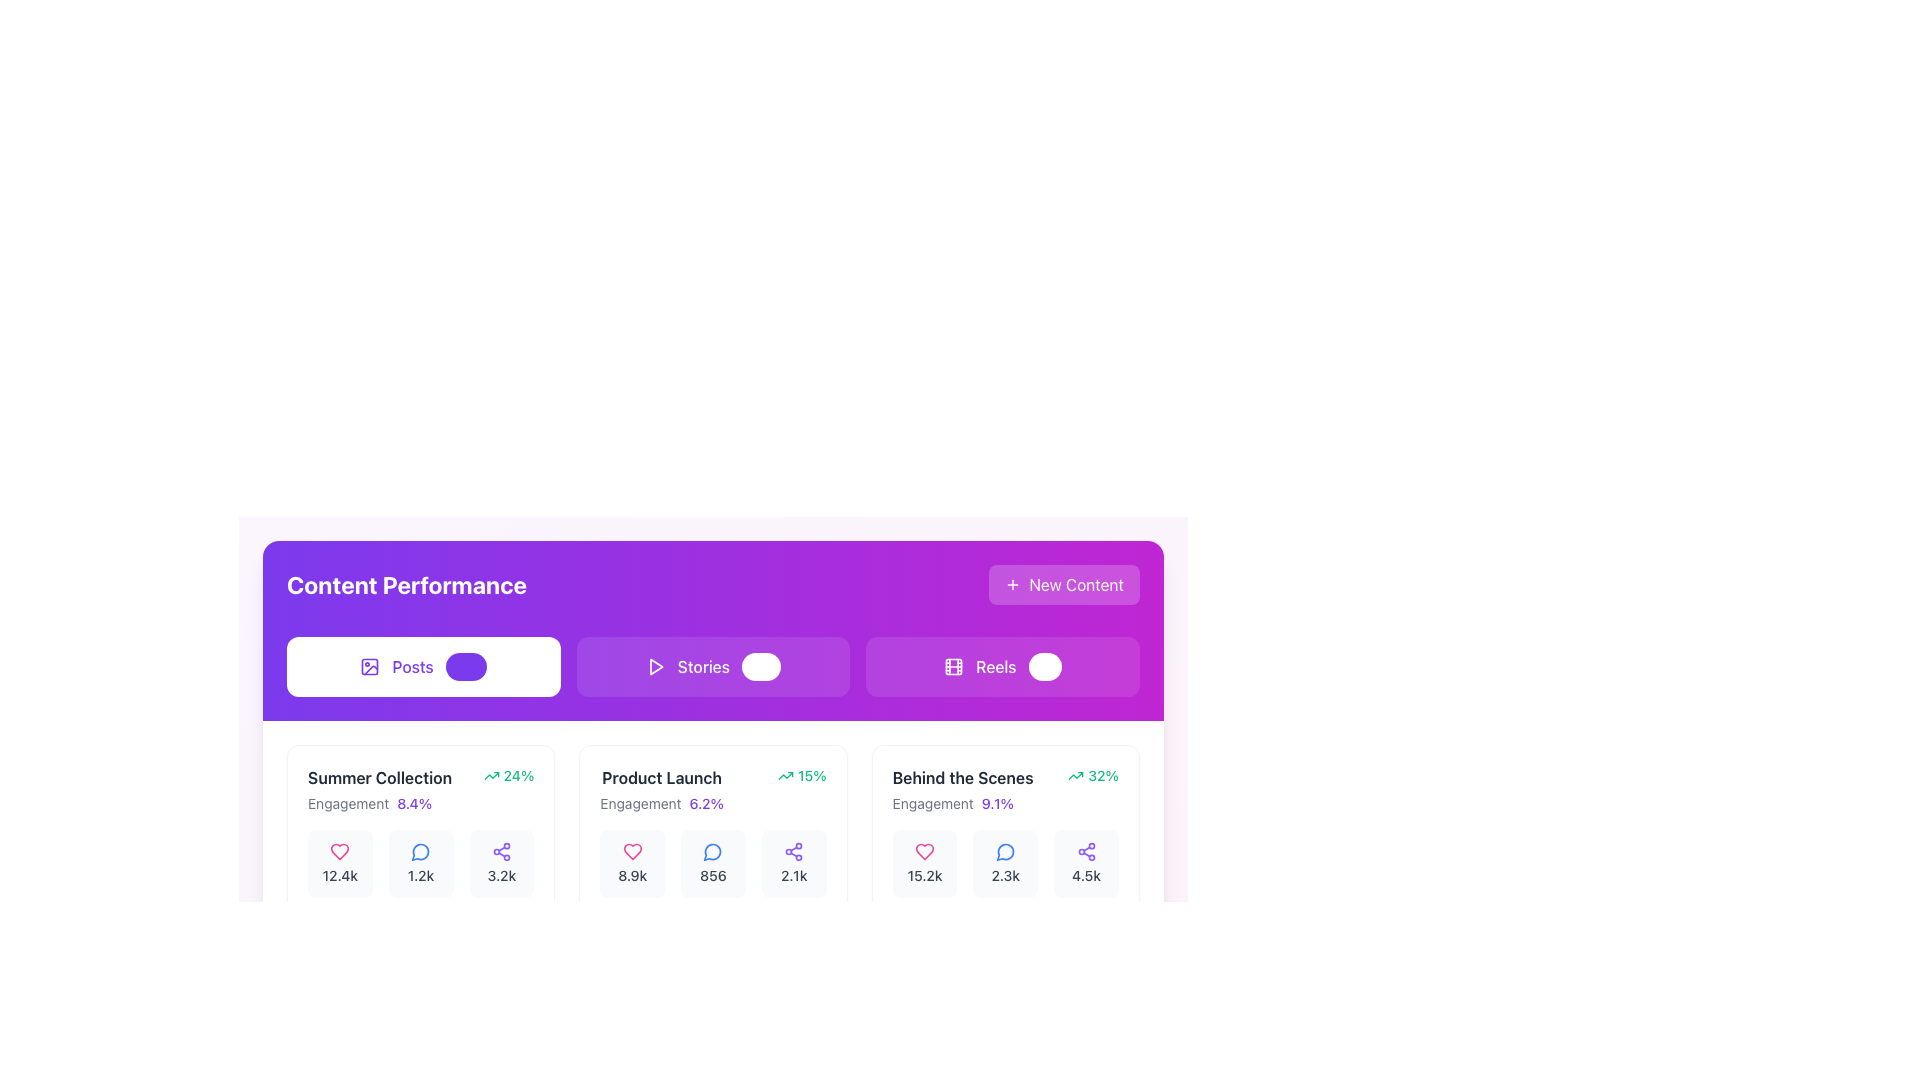 This screenshot has width=1920, height=1080. Describe the element at coordinates (713, 874) in the screenshot. I see `the numerical indicator text label located at the bottom of the vertically-aligned group beneath the speech bubble icon, which represents a count or total for the 'Product Launch' category metrics` at that location.